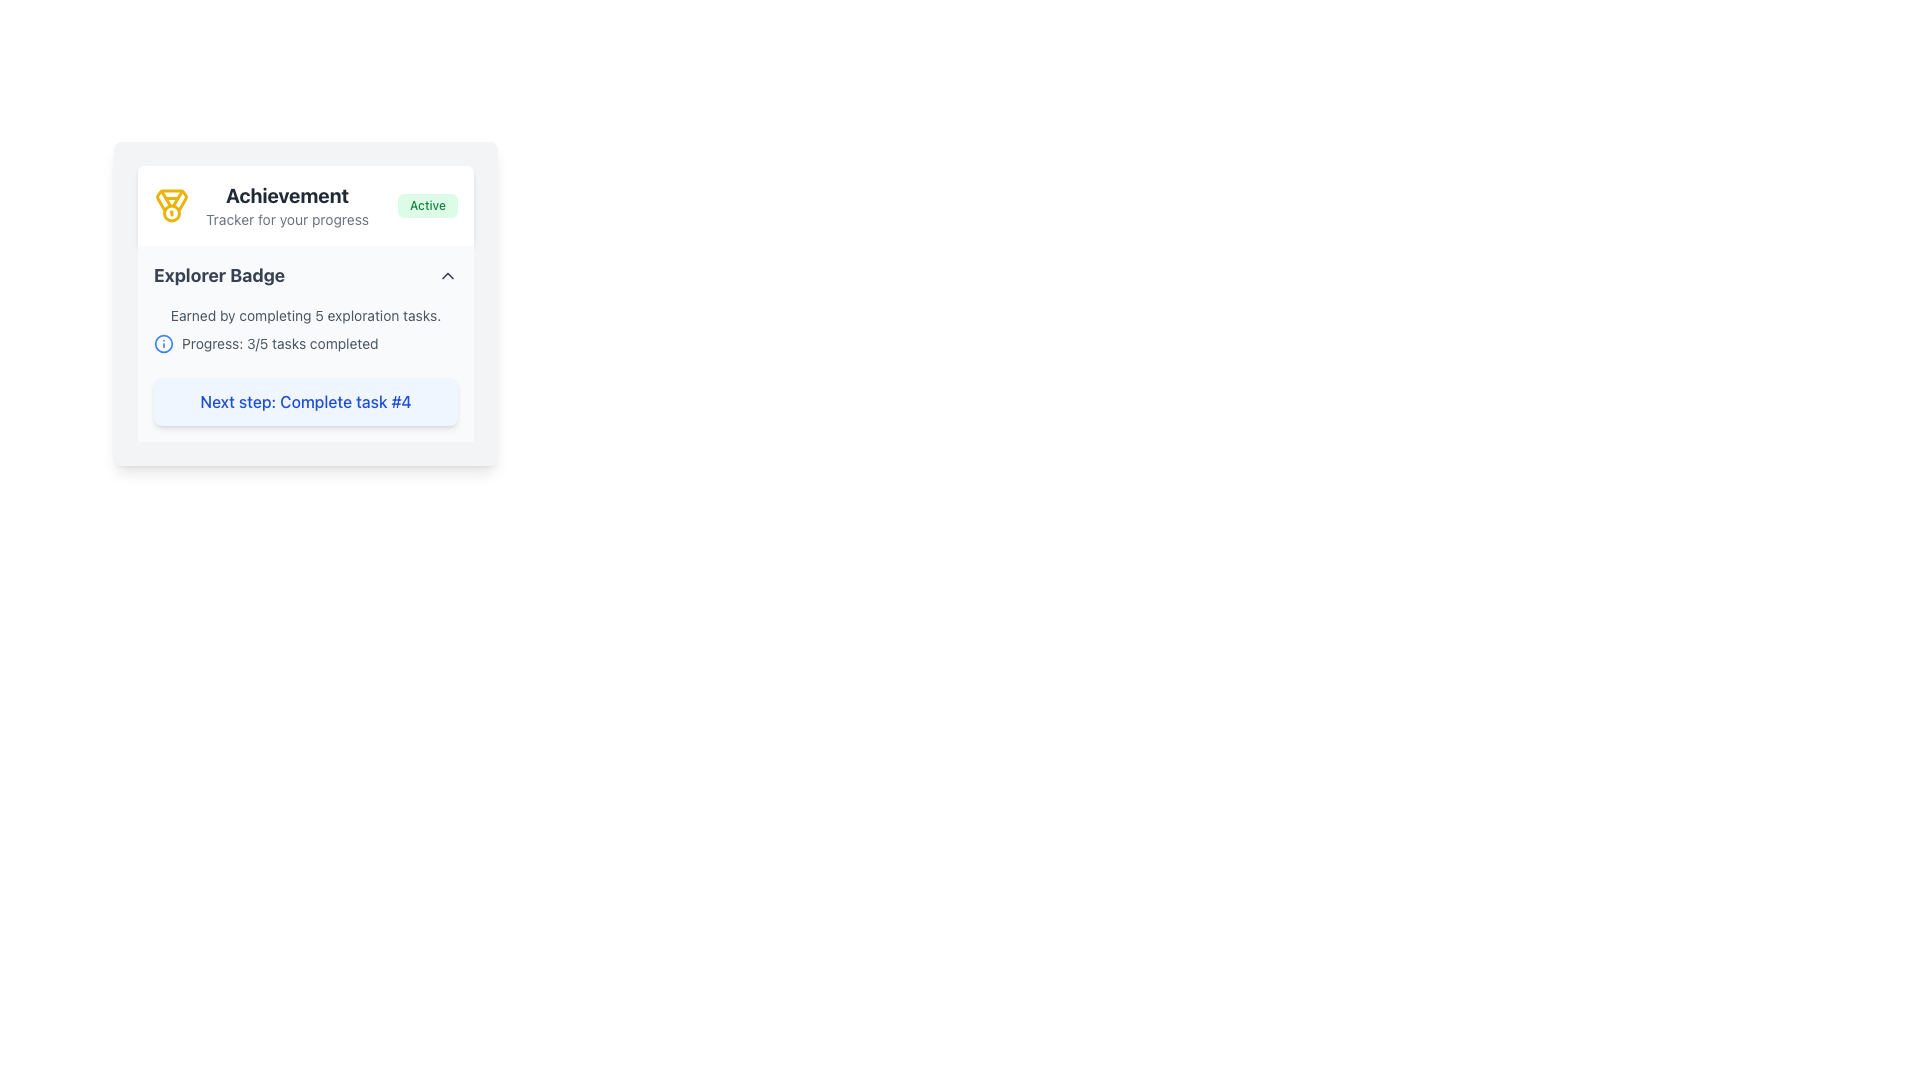  What do you see at coordinates (279, 342) in the screenshot?
I see `text displayed on the progress Text Label located below 'Earned by completing 5 exploration tasks' in the 'Explorer Badge' section` at bounding box center [279, 342].